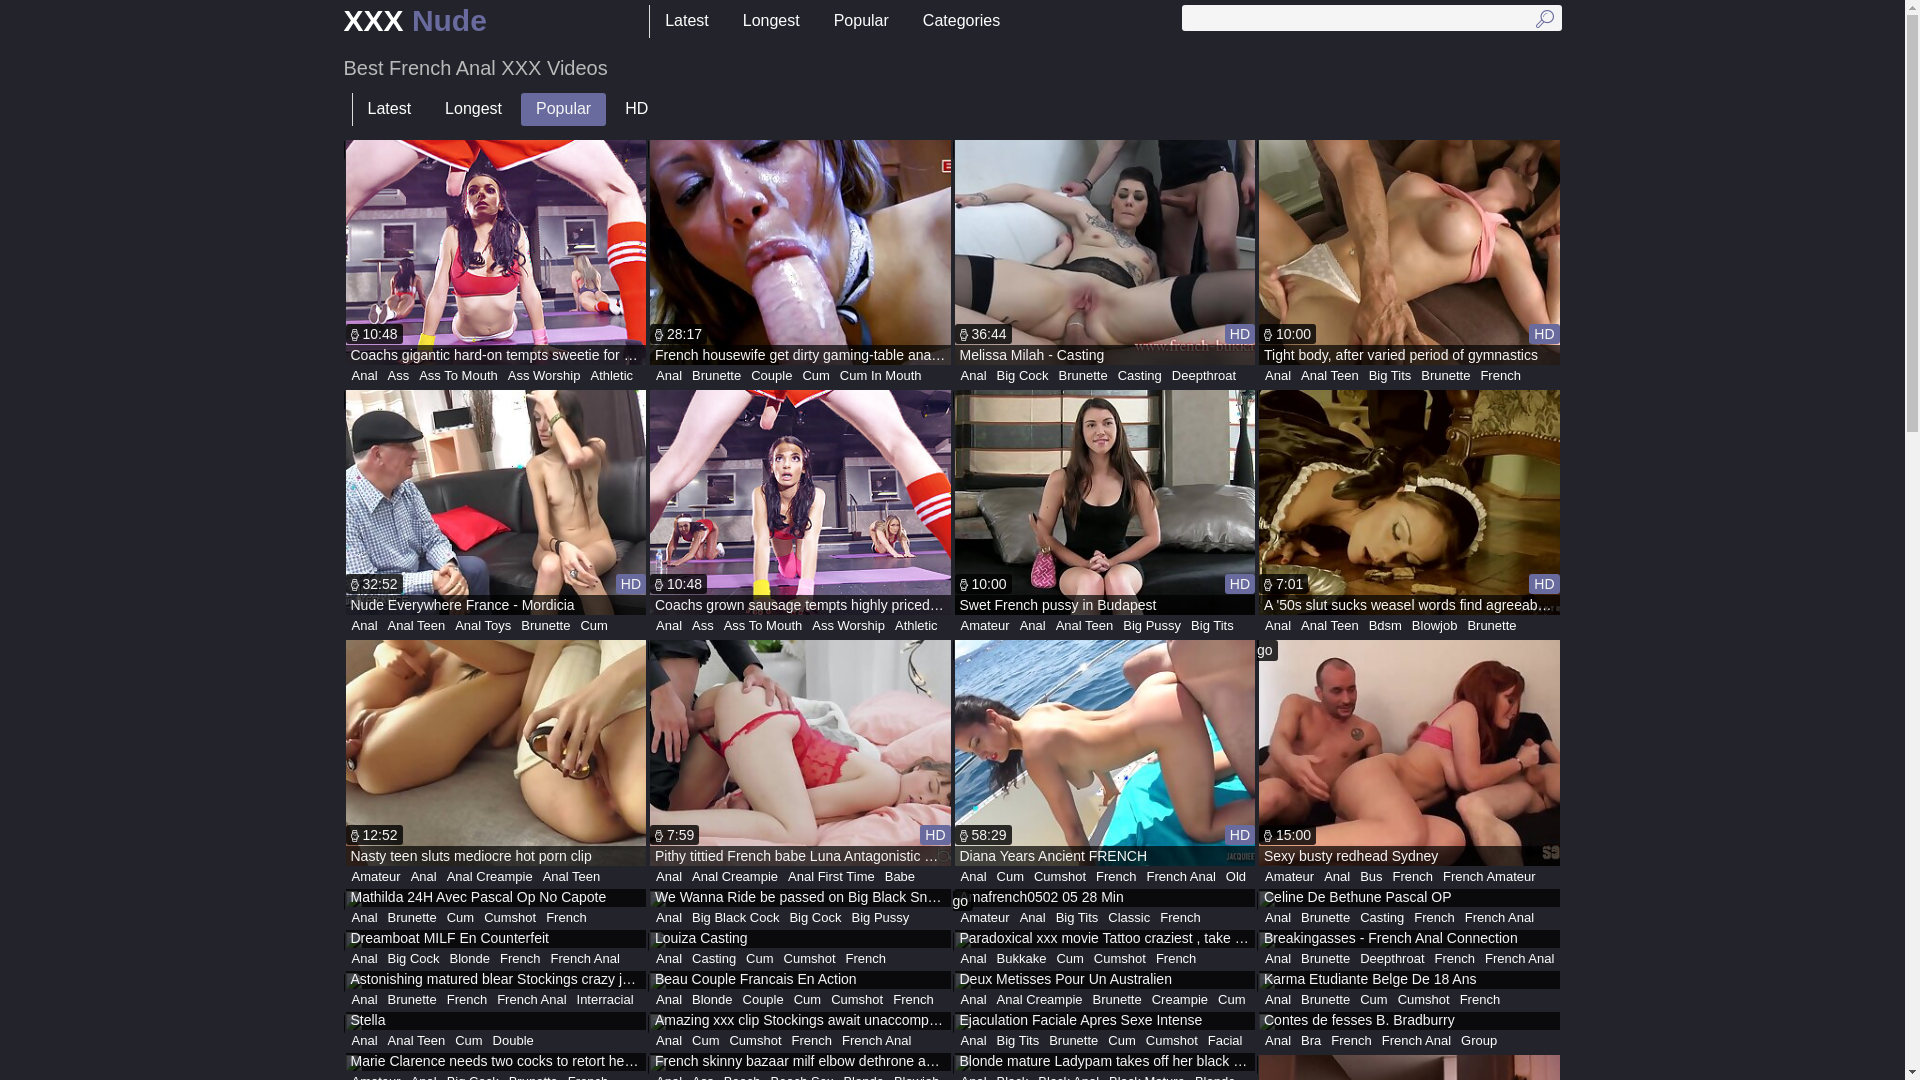  I want to click on 'Celine De Bethune Pascal OP, so click(1408, 897).